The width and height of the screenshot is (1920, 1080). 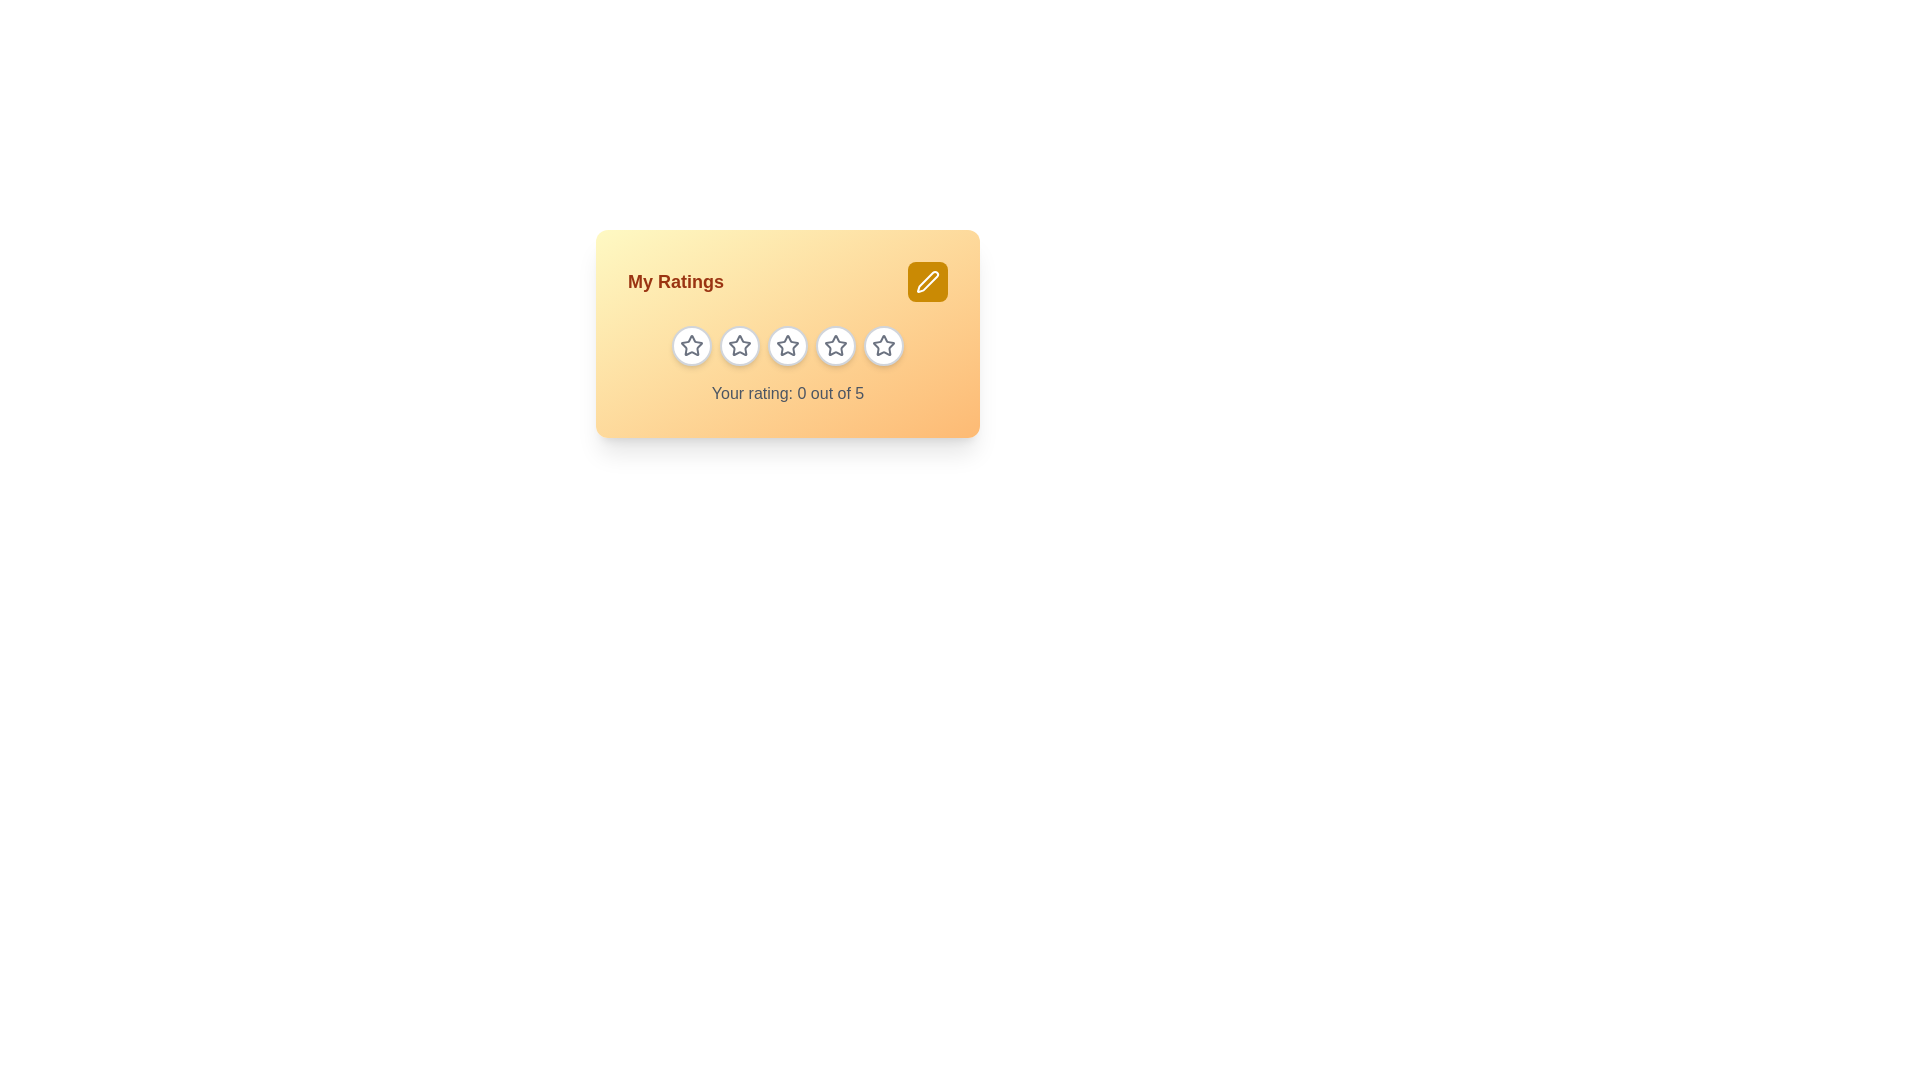 I want to click on the first star icon in the rating component under 'My Ratings', so click(x=691, y=345).